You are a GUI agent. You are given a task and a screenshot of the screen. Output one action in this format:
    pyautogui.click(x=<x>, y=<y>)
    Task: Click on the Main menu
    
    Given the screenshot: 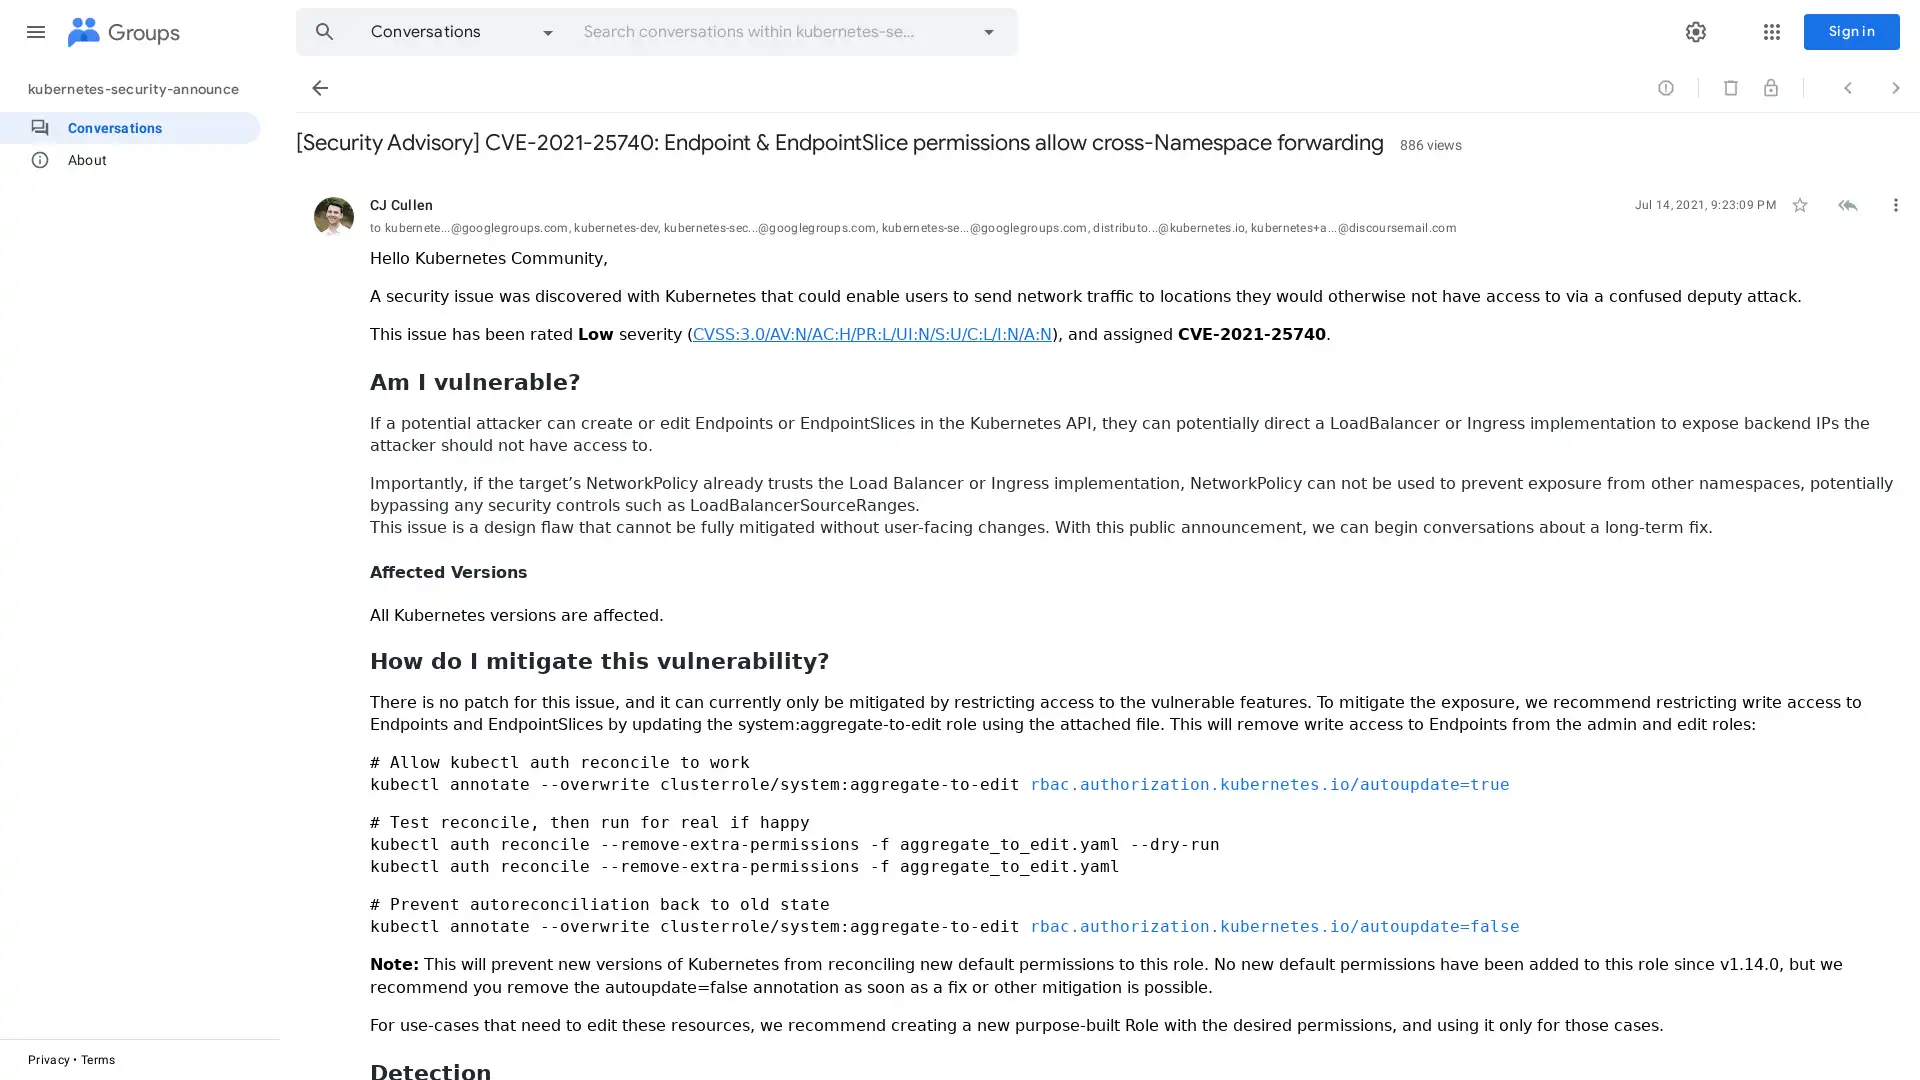 What is the action you would take?
    pyautogui.click(x=35, y=31)
    